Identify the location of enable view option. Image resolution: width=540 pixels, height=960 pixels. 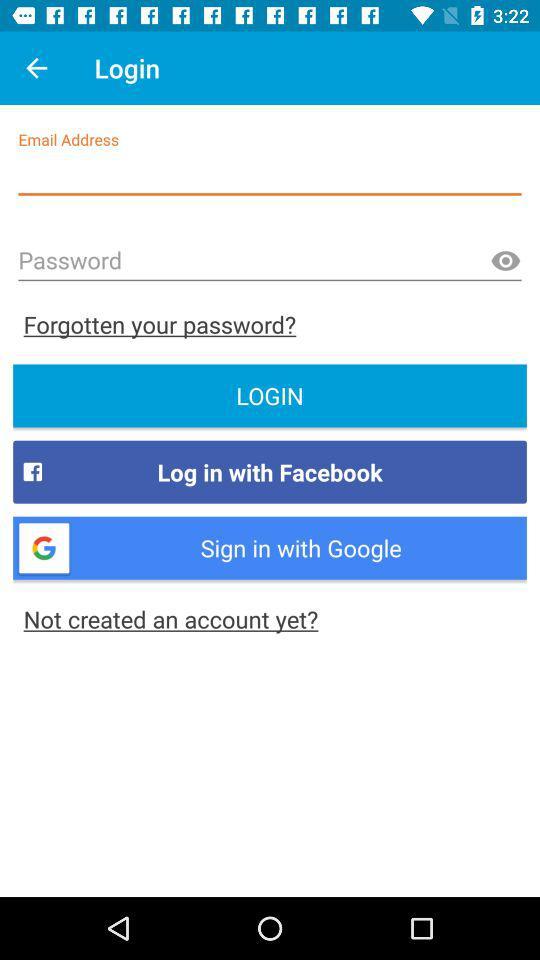
(504, 260).